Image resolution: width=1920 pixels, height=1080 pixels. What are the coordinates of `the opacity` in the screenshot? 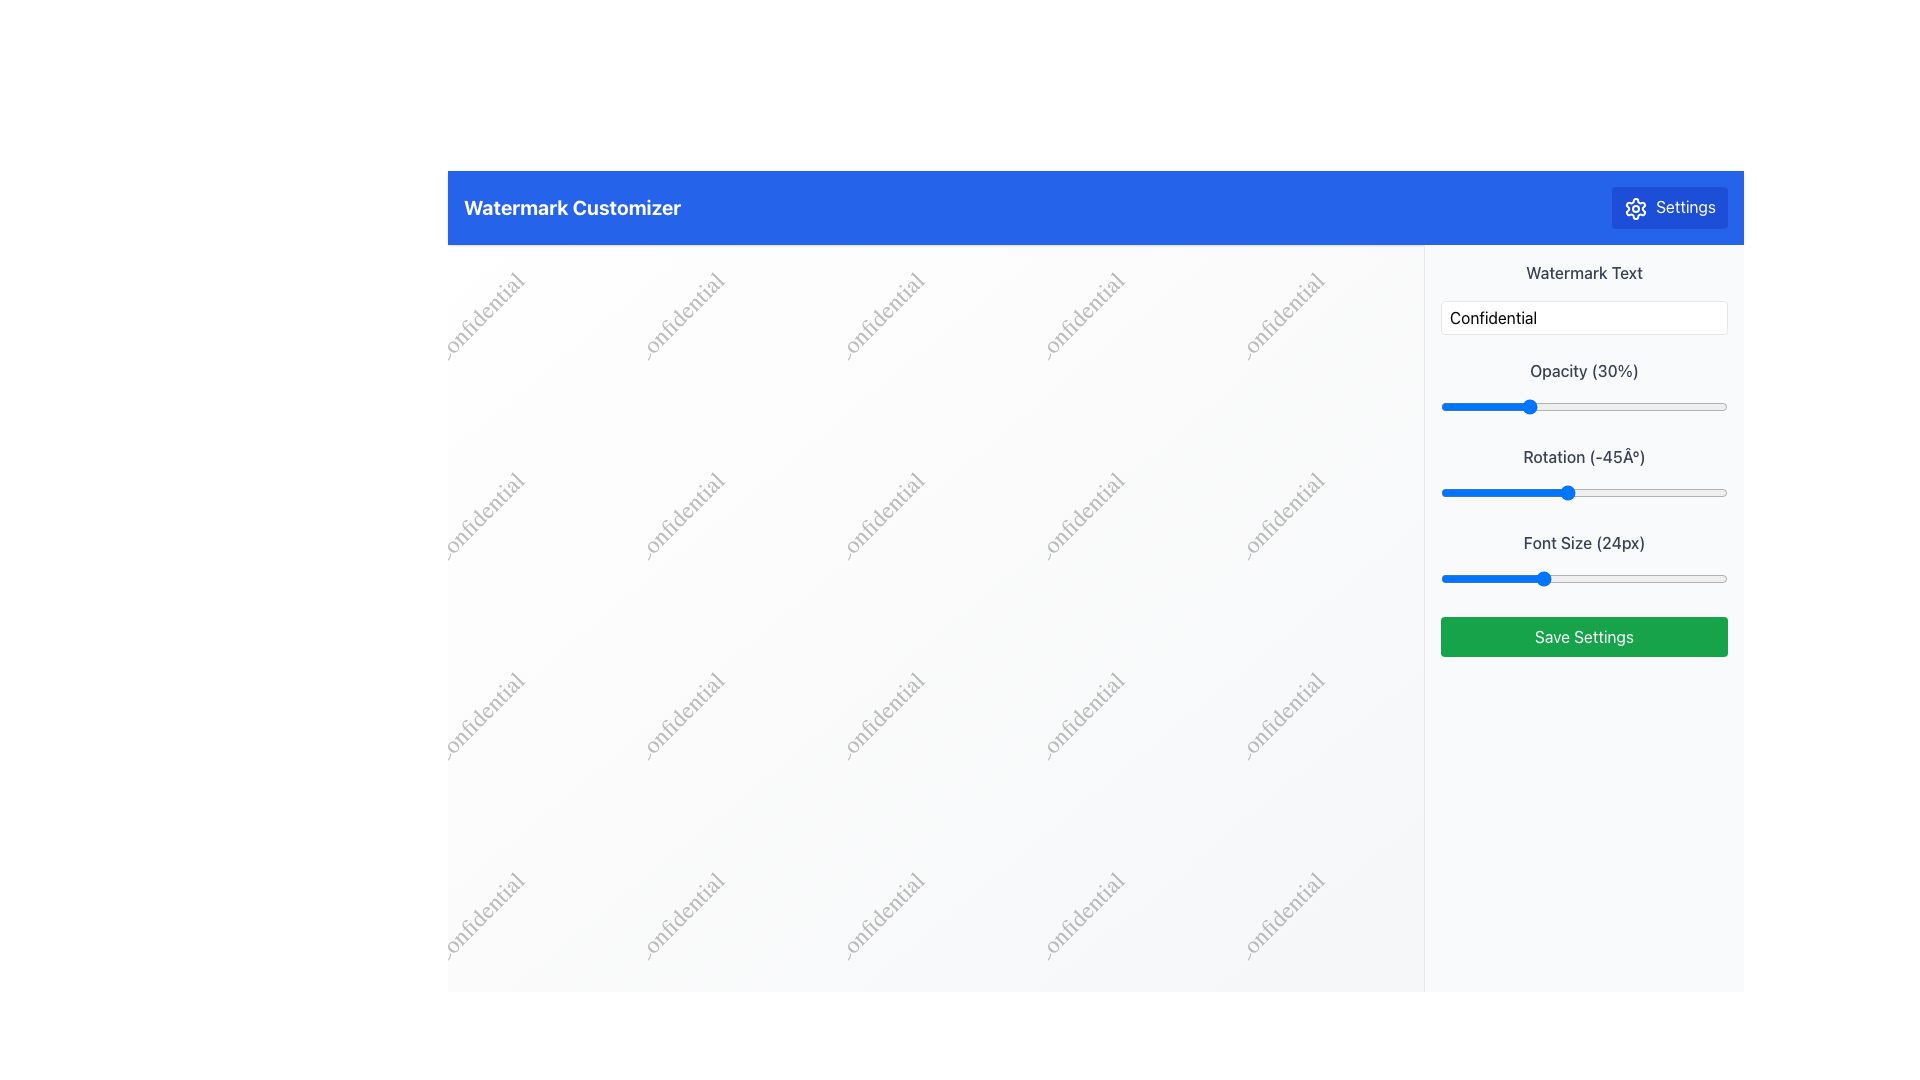 It's located at (1472, 405).